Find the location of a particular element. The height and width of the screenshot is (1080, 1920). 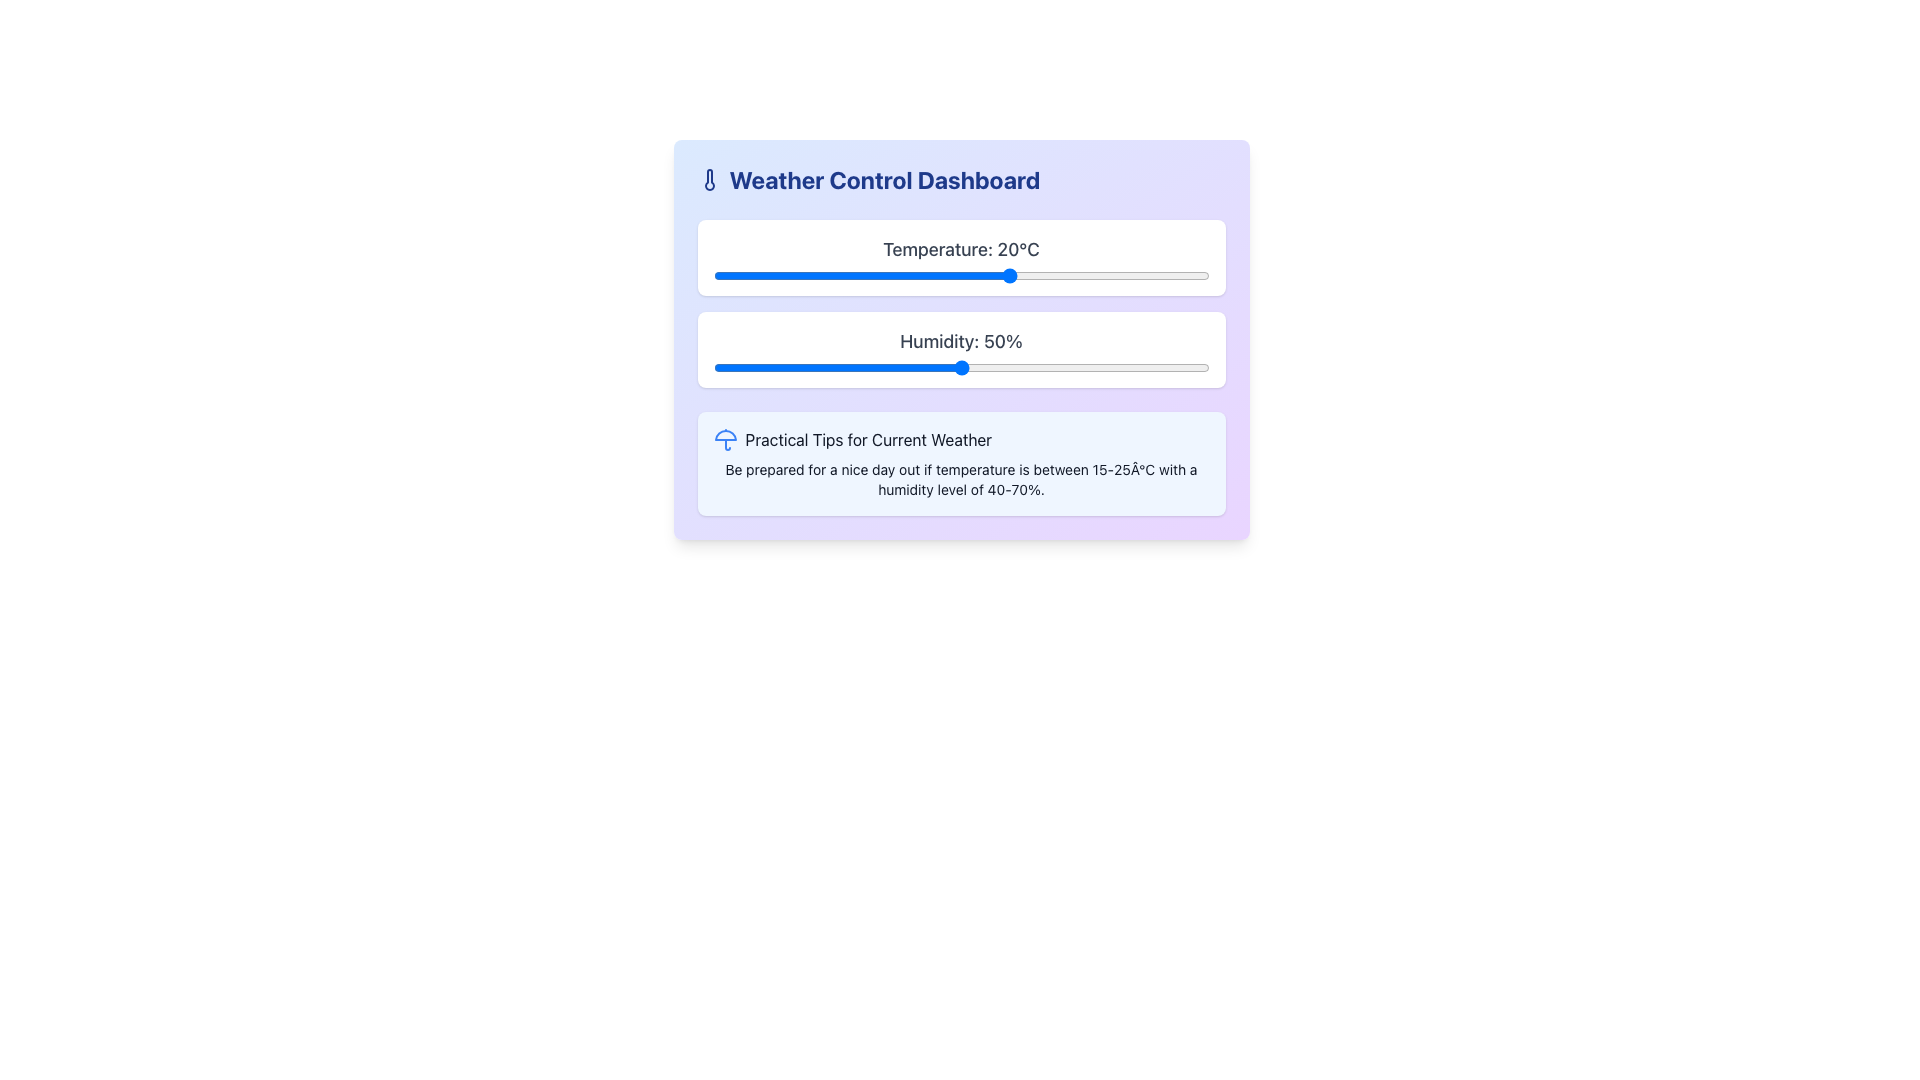

the blue circular icon component located at the top left of the 'Weather Control Dashboard' title is located at coordinates (724, 434).